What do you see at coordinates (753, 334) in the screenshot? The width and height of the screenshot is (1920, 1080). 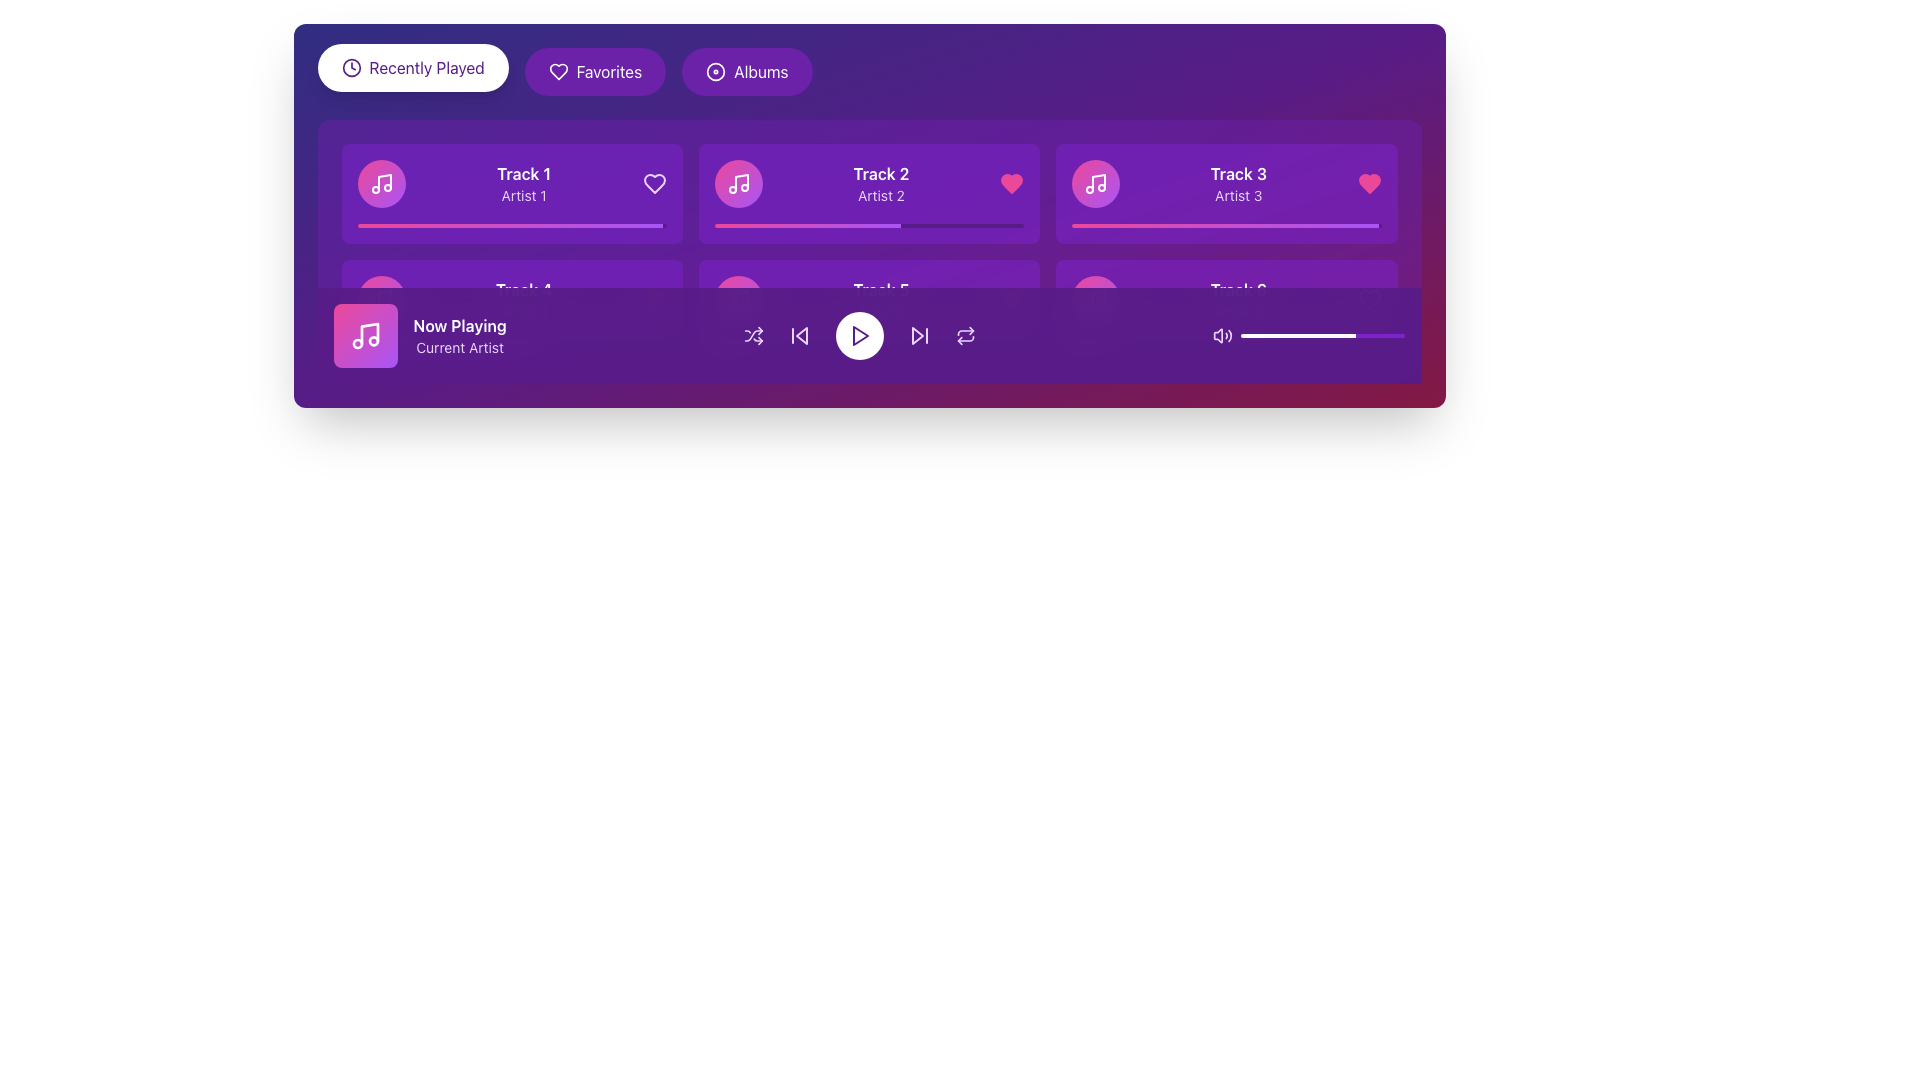 I see `the shuffle button, which is the first icon in the sequence of playback control buttons located to the left of the play button, to change its color` at bounding box center [753, 334].